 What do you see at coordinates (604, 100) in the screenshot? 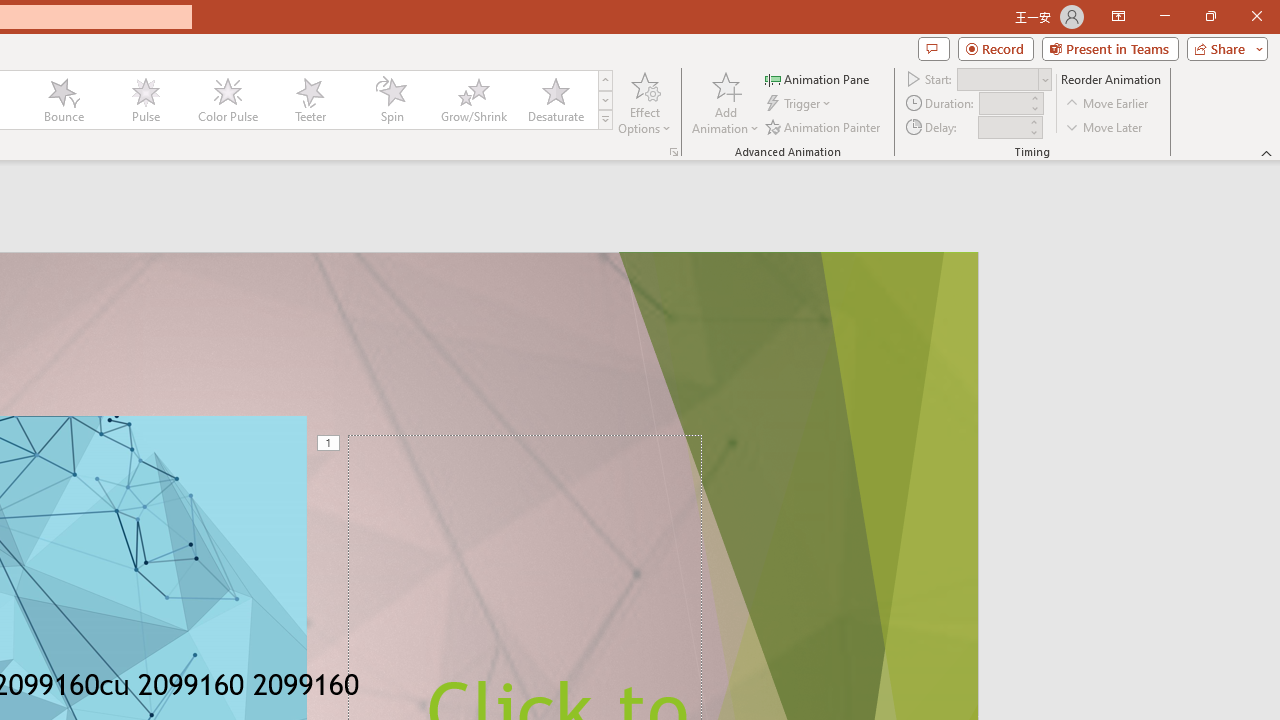
I see `'Row Down'` at bounding box center [604, 100].